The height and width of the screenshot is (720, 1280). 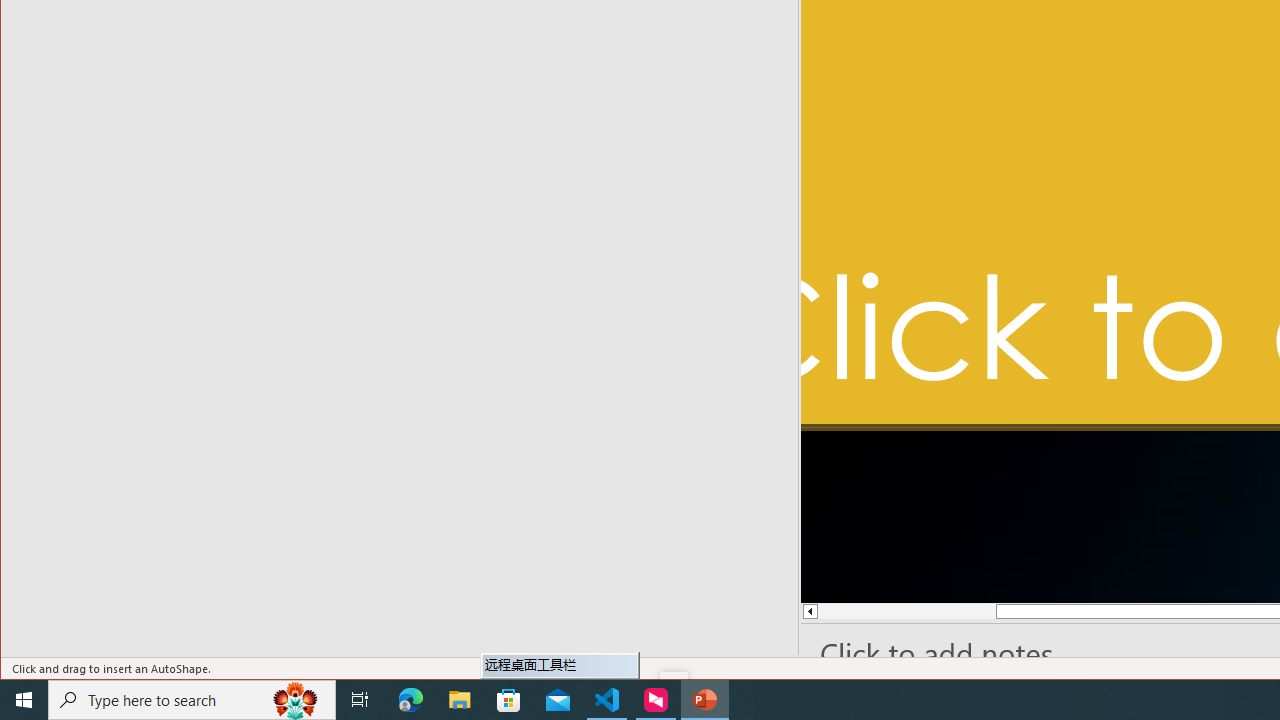 I want to click on 'Visual Studio Code - 1 running window', so click(x=606, y=698).